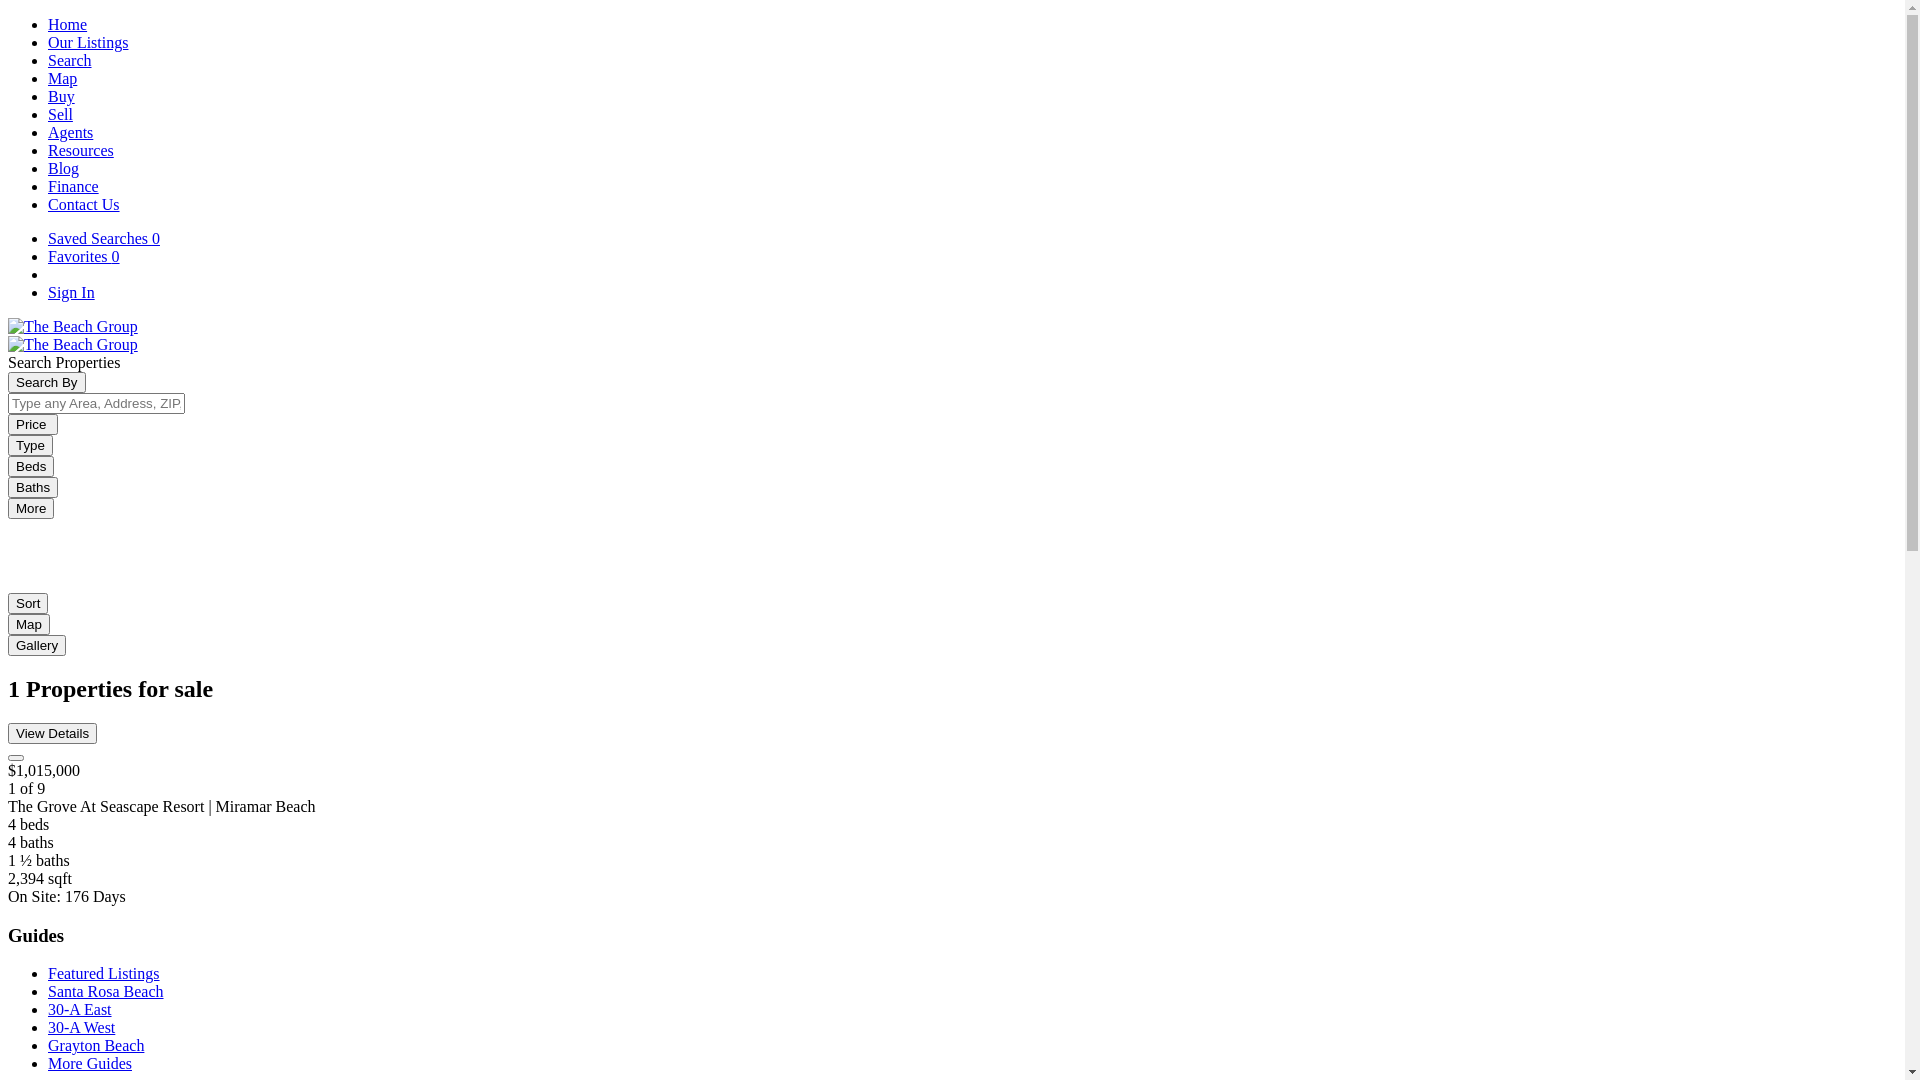 The width and height of the screenshot is (1920, 1080). Describe the element at coordinates (89, 1062) in the screenshot. I see `'More Guides'` at that location.